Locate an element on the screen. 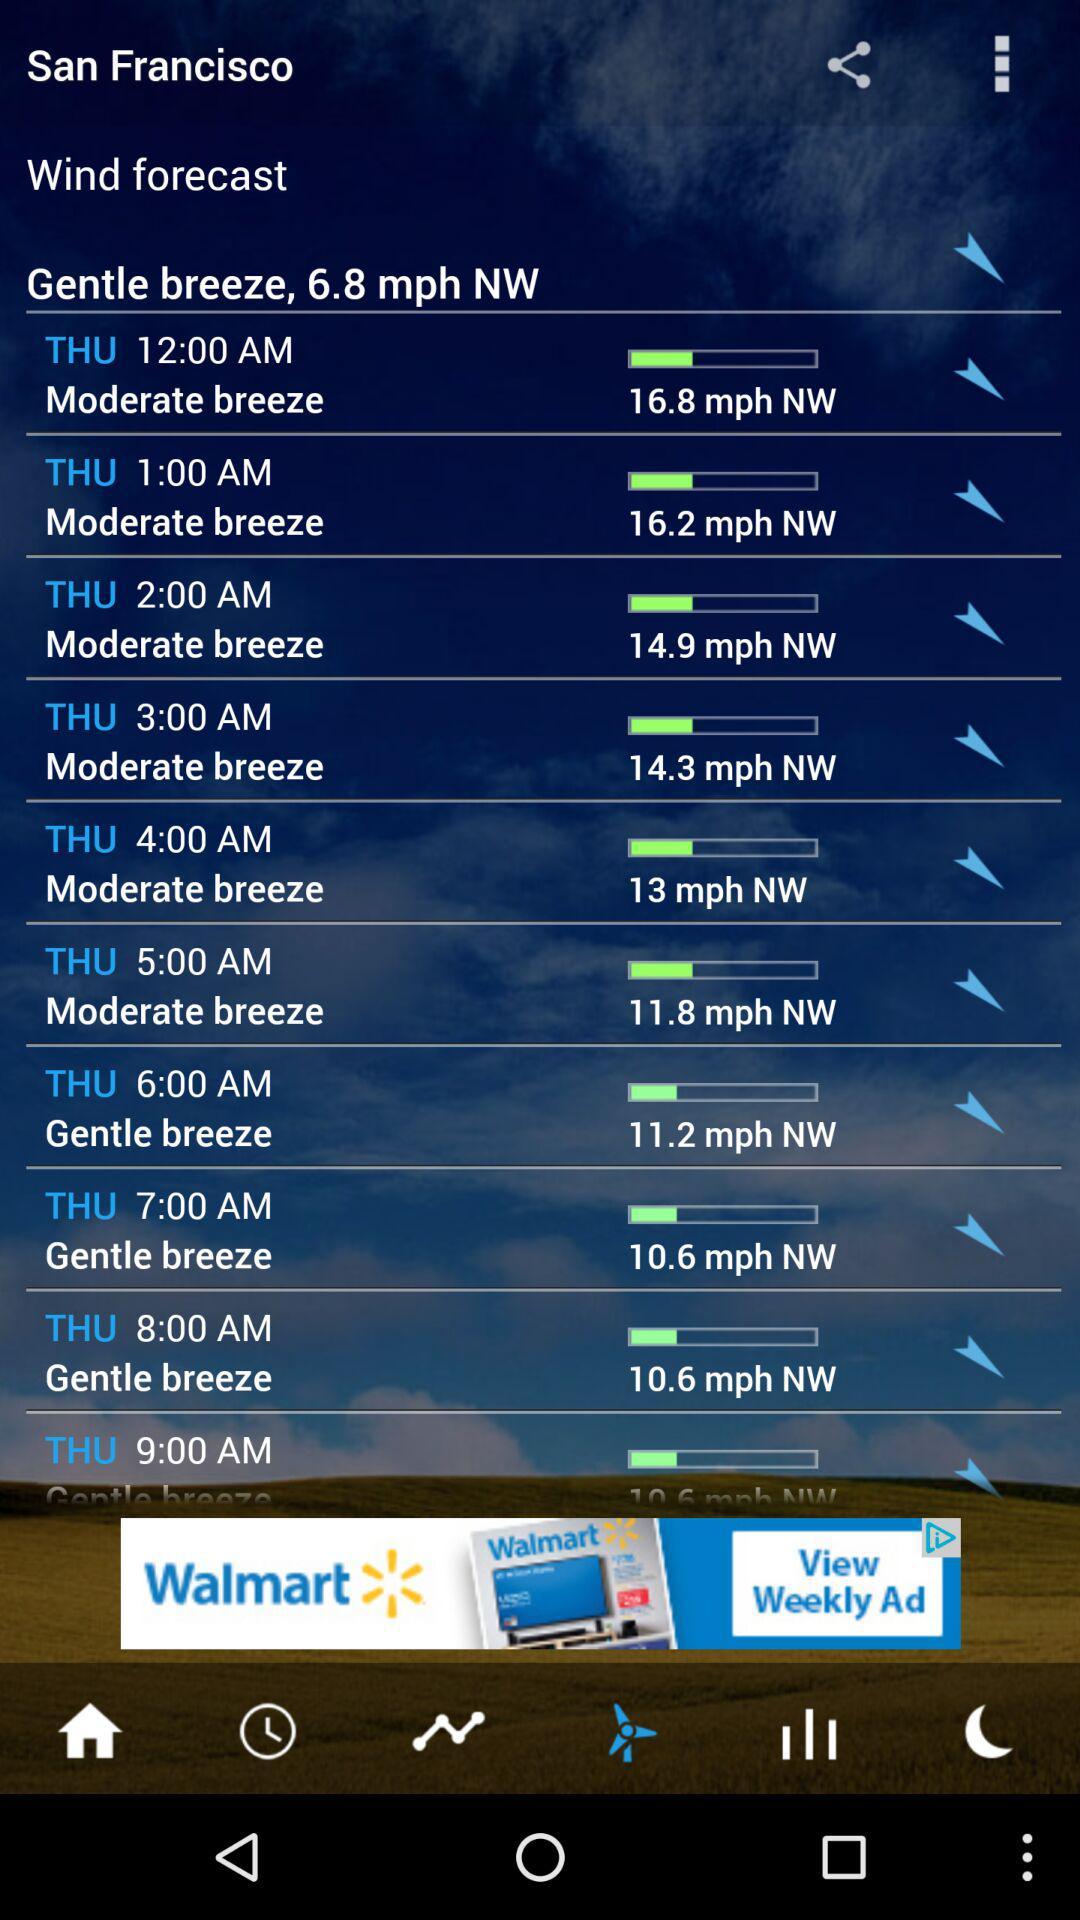 This screenshot has width=1080, height=1920. the symbol is located at coordinates (810, 1728).